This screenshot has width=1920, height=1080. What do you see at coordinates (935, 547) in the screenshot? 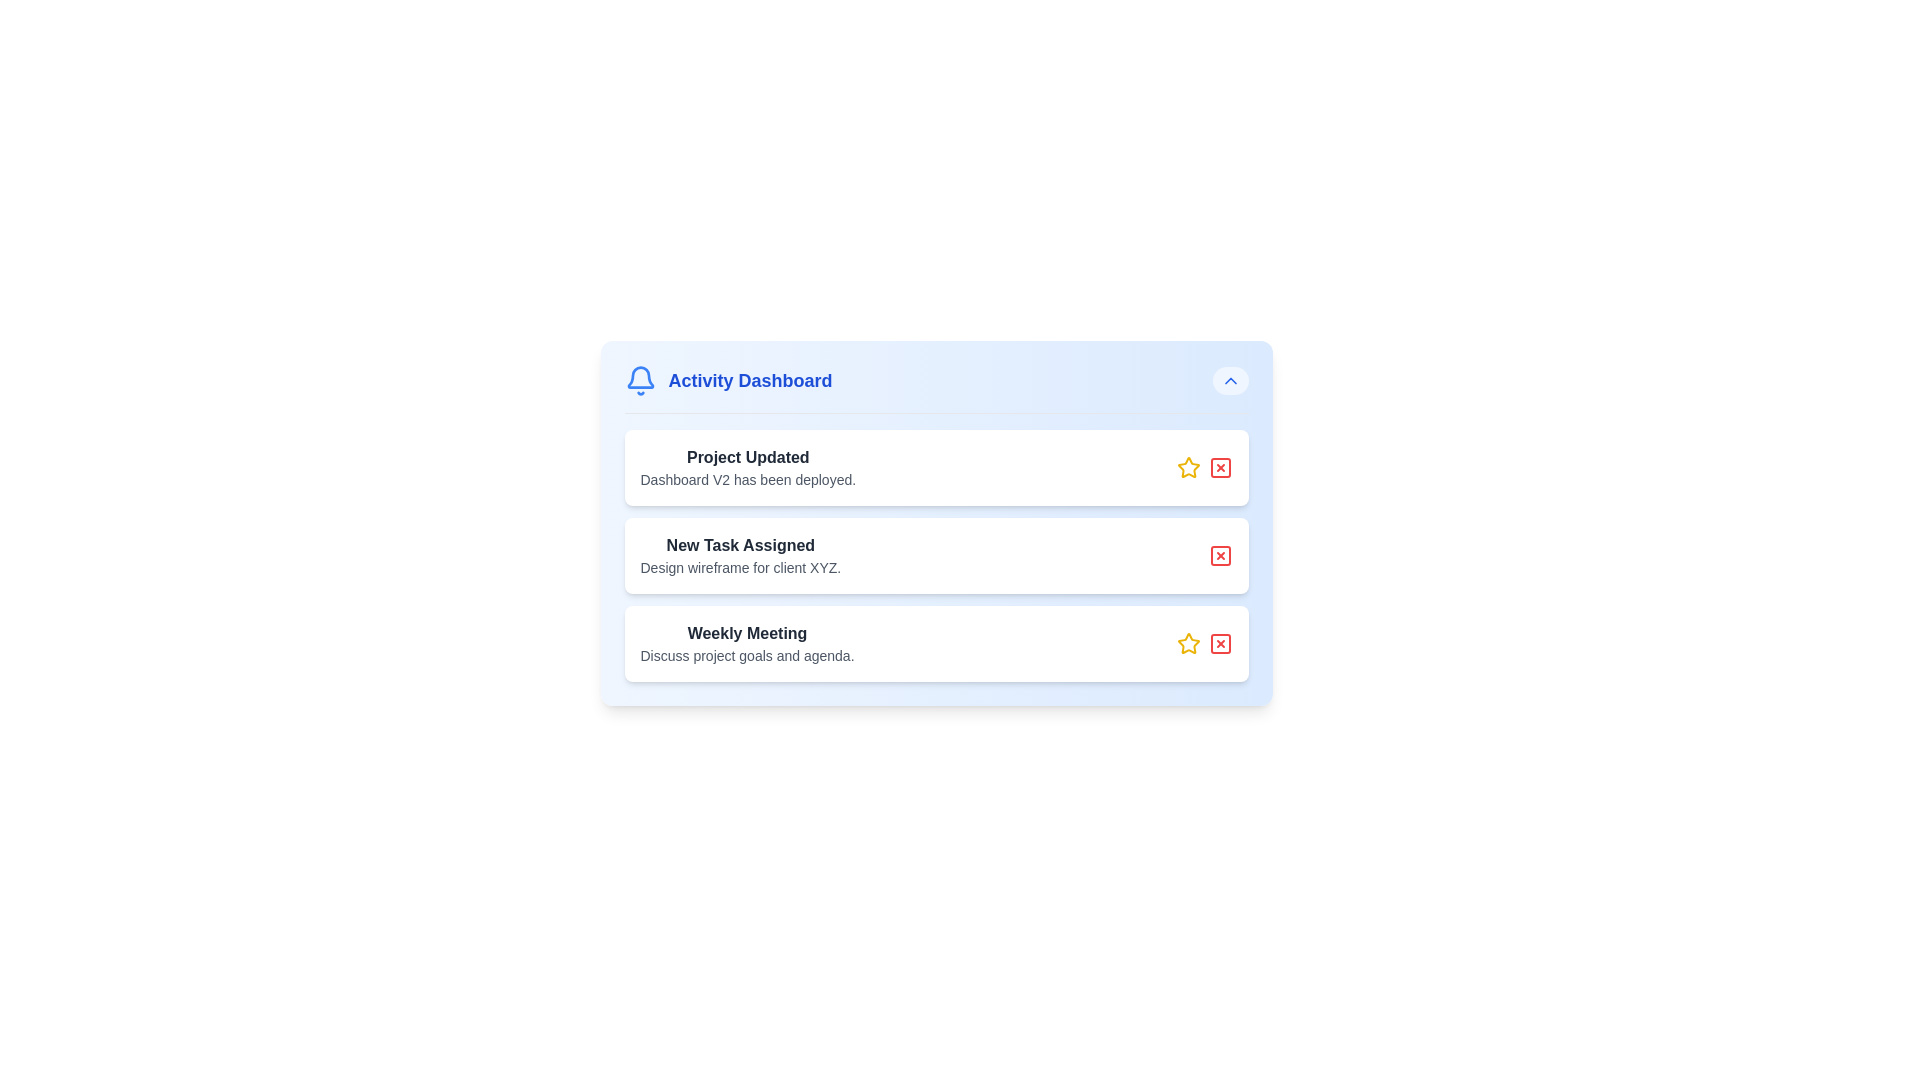
I see `the second Card Component in the vertical list within the 'Activity Dashboard', which provides task information and is located between 'Project Updated' and 'Weekly Meeting'` at bounding box center [935, 547].